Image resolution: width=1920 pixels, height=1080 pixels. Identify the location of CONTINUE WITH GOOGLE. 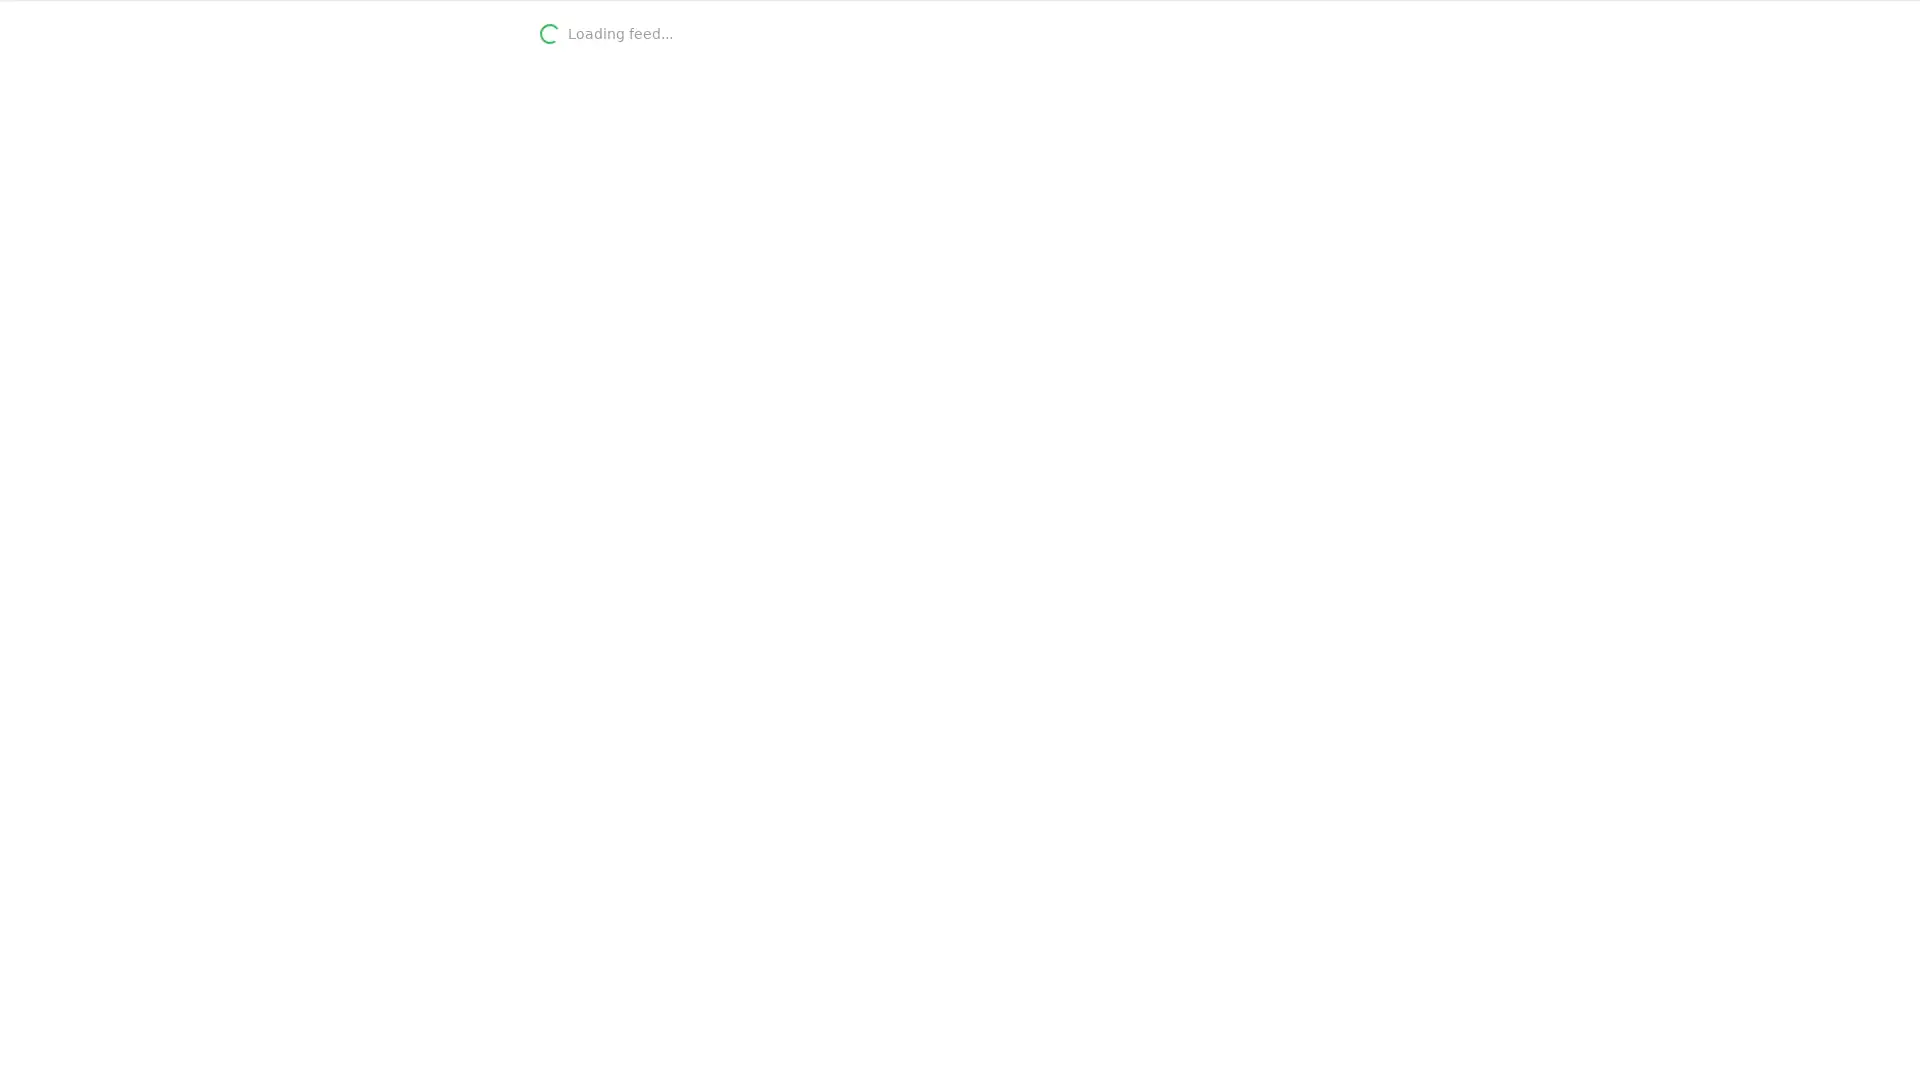
(658, 1015).